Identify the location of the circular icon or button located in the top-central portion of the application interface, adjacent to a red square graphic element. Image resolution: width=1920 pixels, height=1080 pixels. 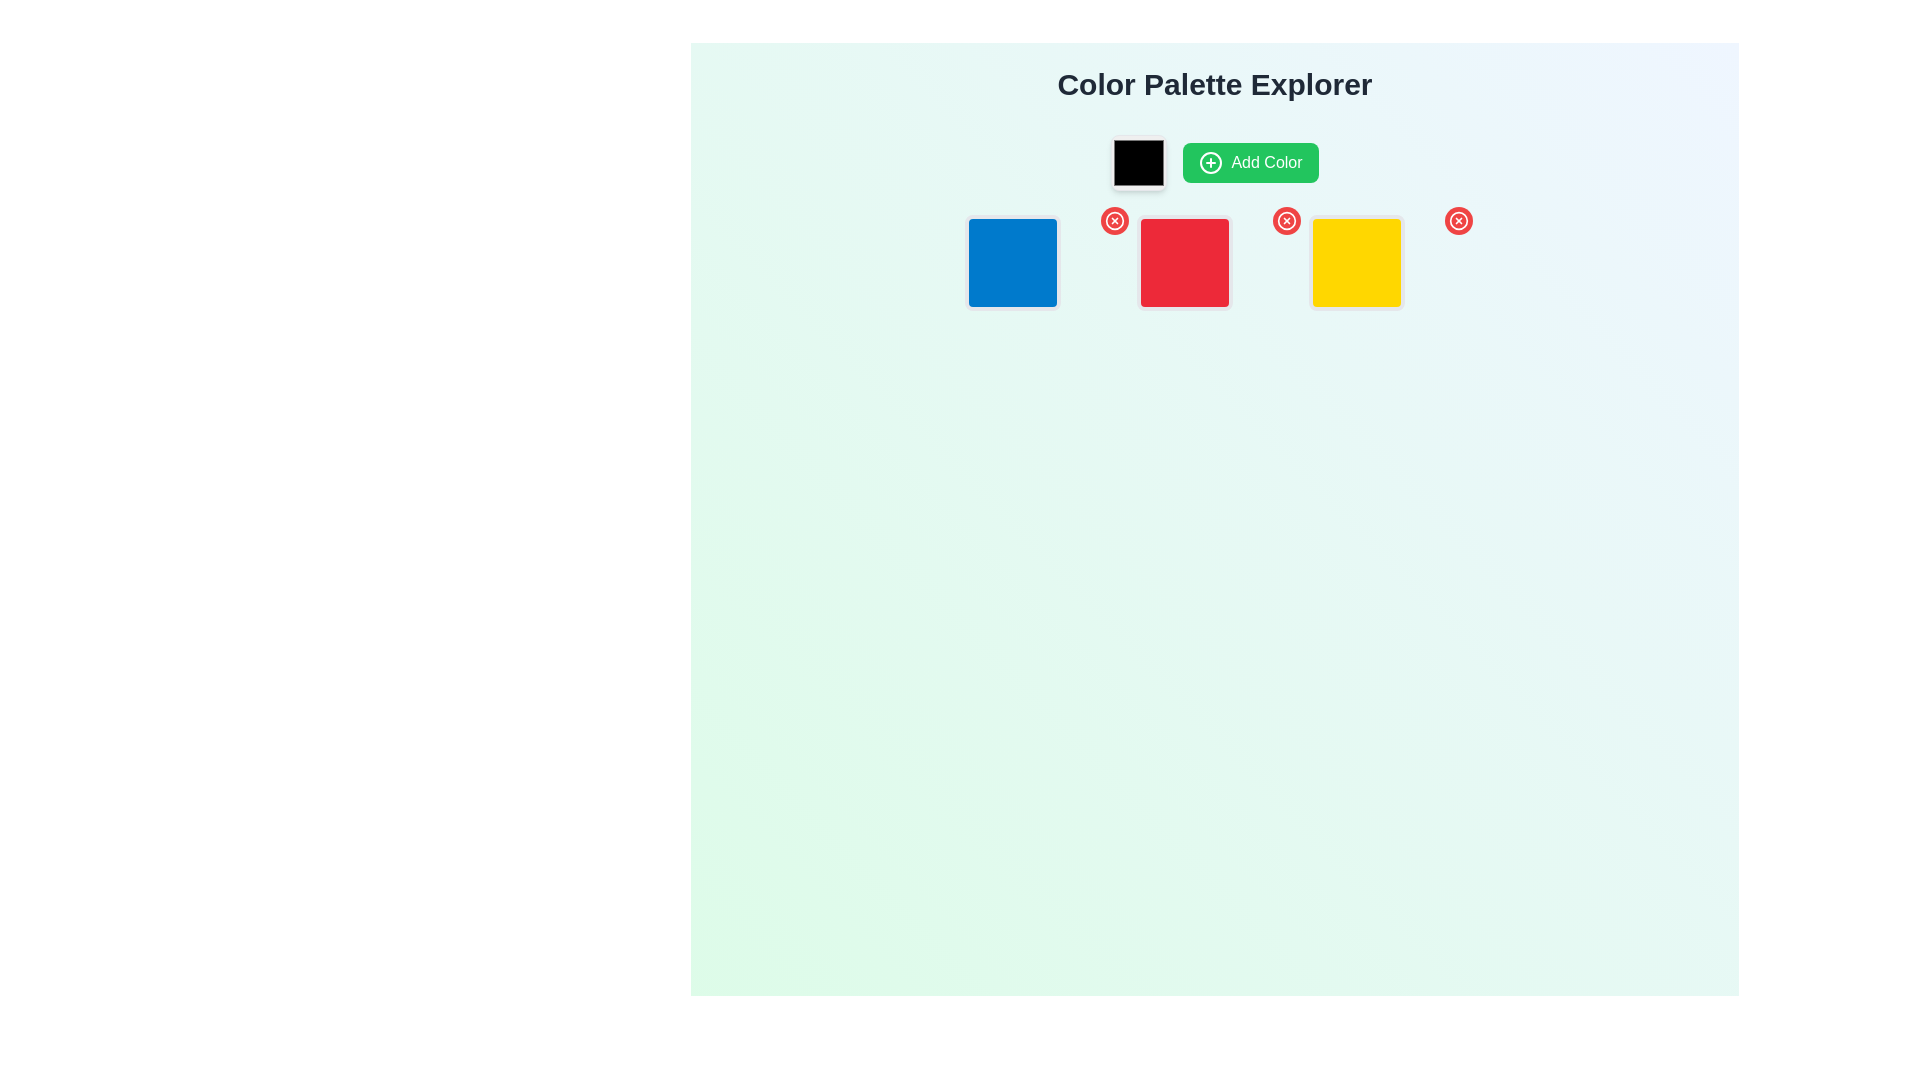
(1459, 220).